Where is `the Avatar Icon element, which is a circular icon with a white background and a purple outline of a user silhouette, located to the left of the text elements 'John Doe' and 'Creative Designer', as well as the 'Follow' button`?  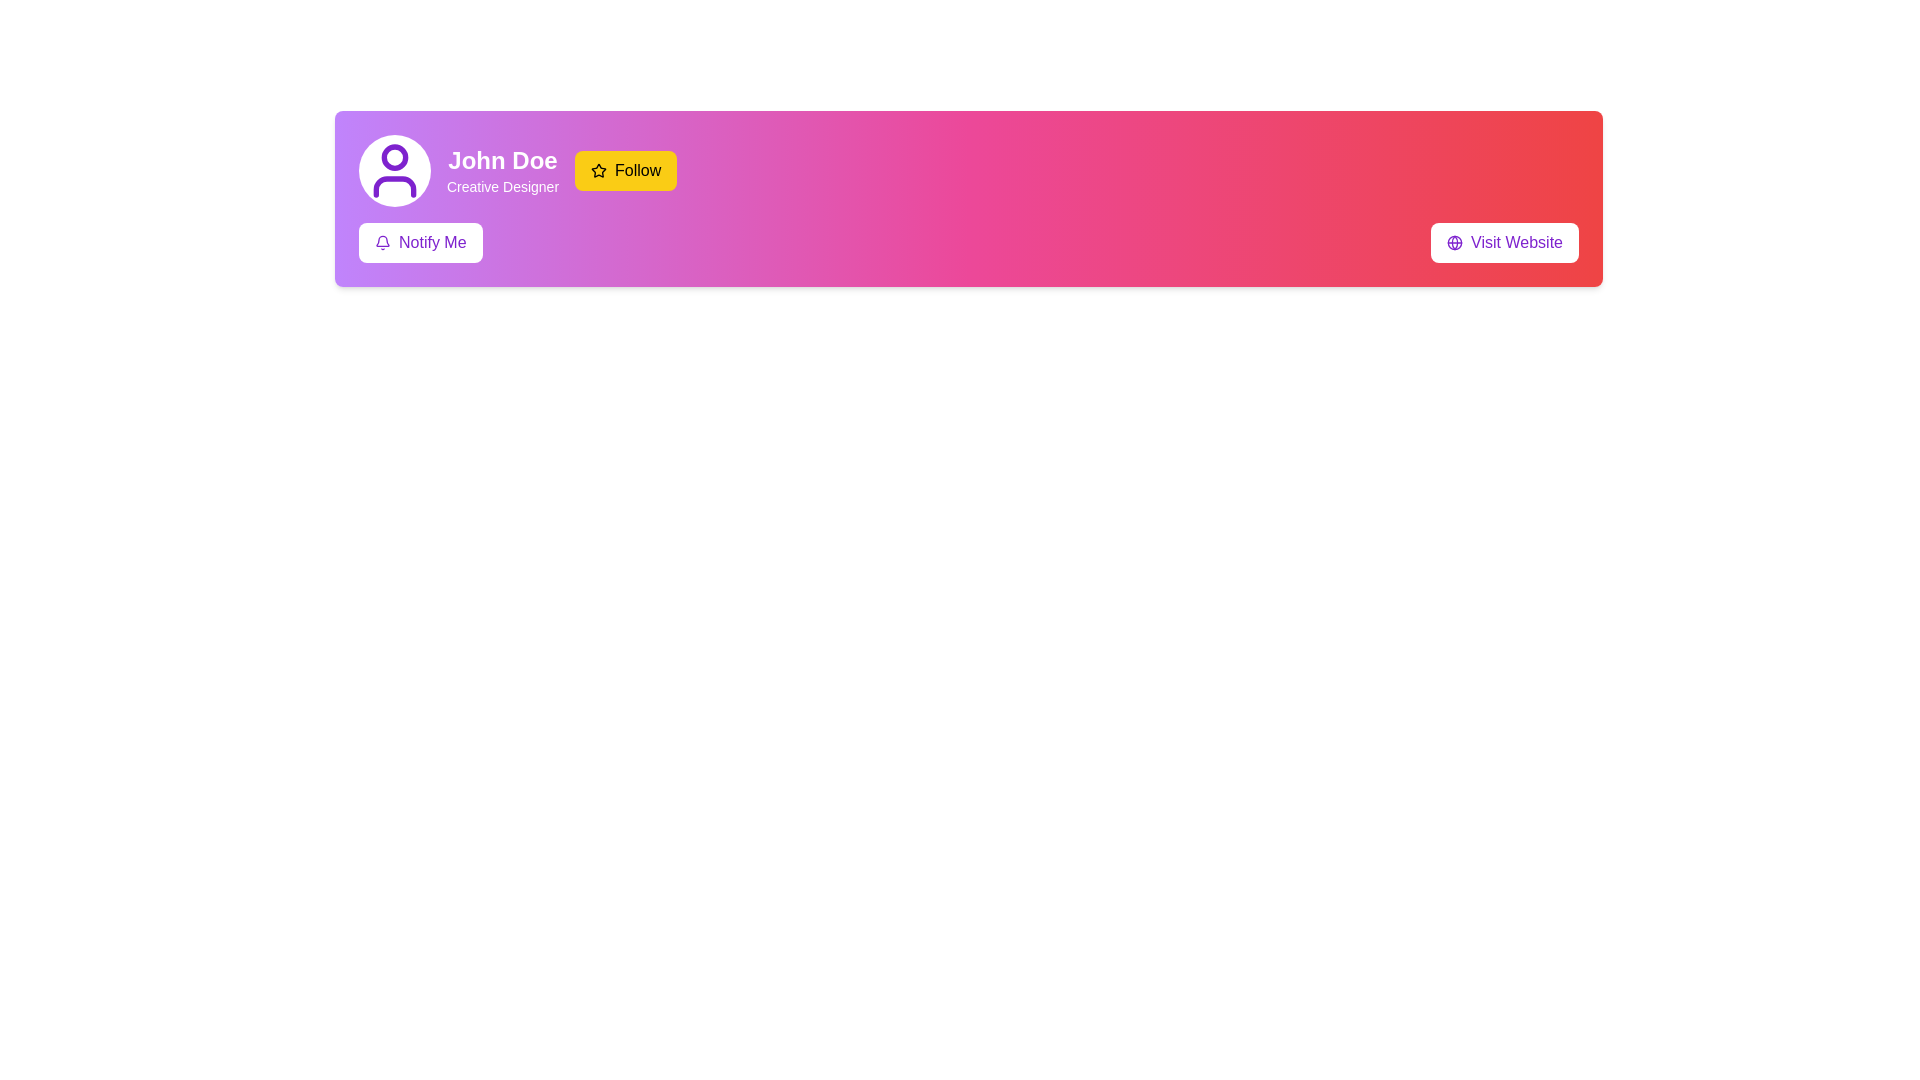
the Avatar Icon element, which is a circular icon with a white background and a purple outline of a user silhouette, located to the left of the text elements 'John Doe' and 'Creative Designer', as well as the 'Follow' button is located at coordinates (394, 169).